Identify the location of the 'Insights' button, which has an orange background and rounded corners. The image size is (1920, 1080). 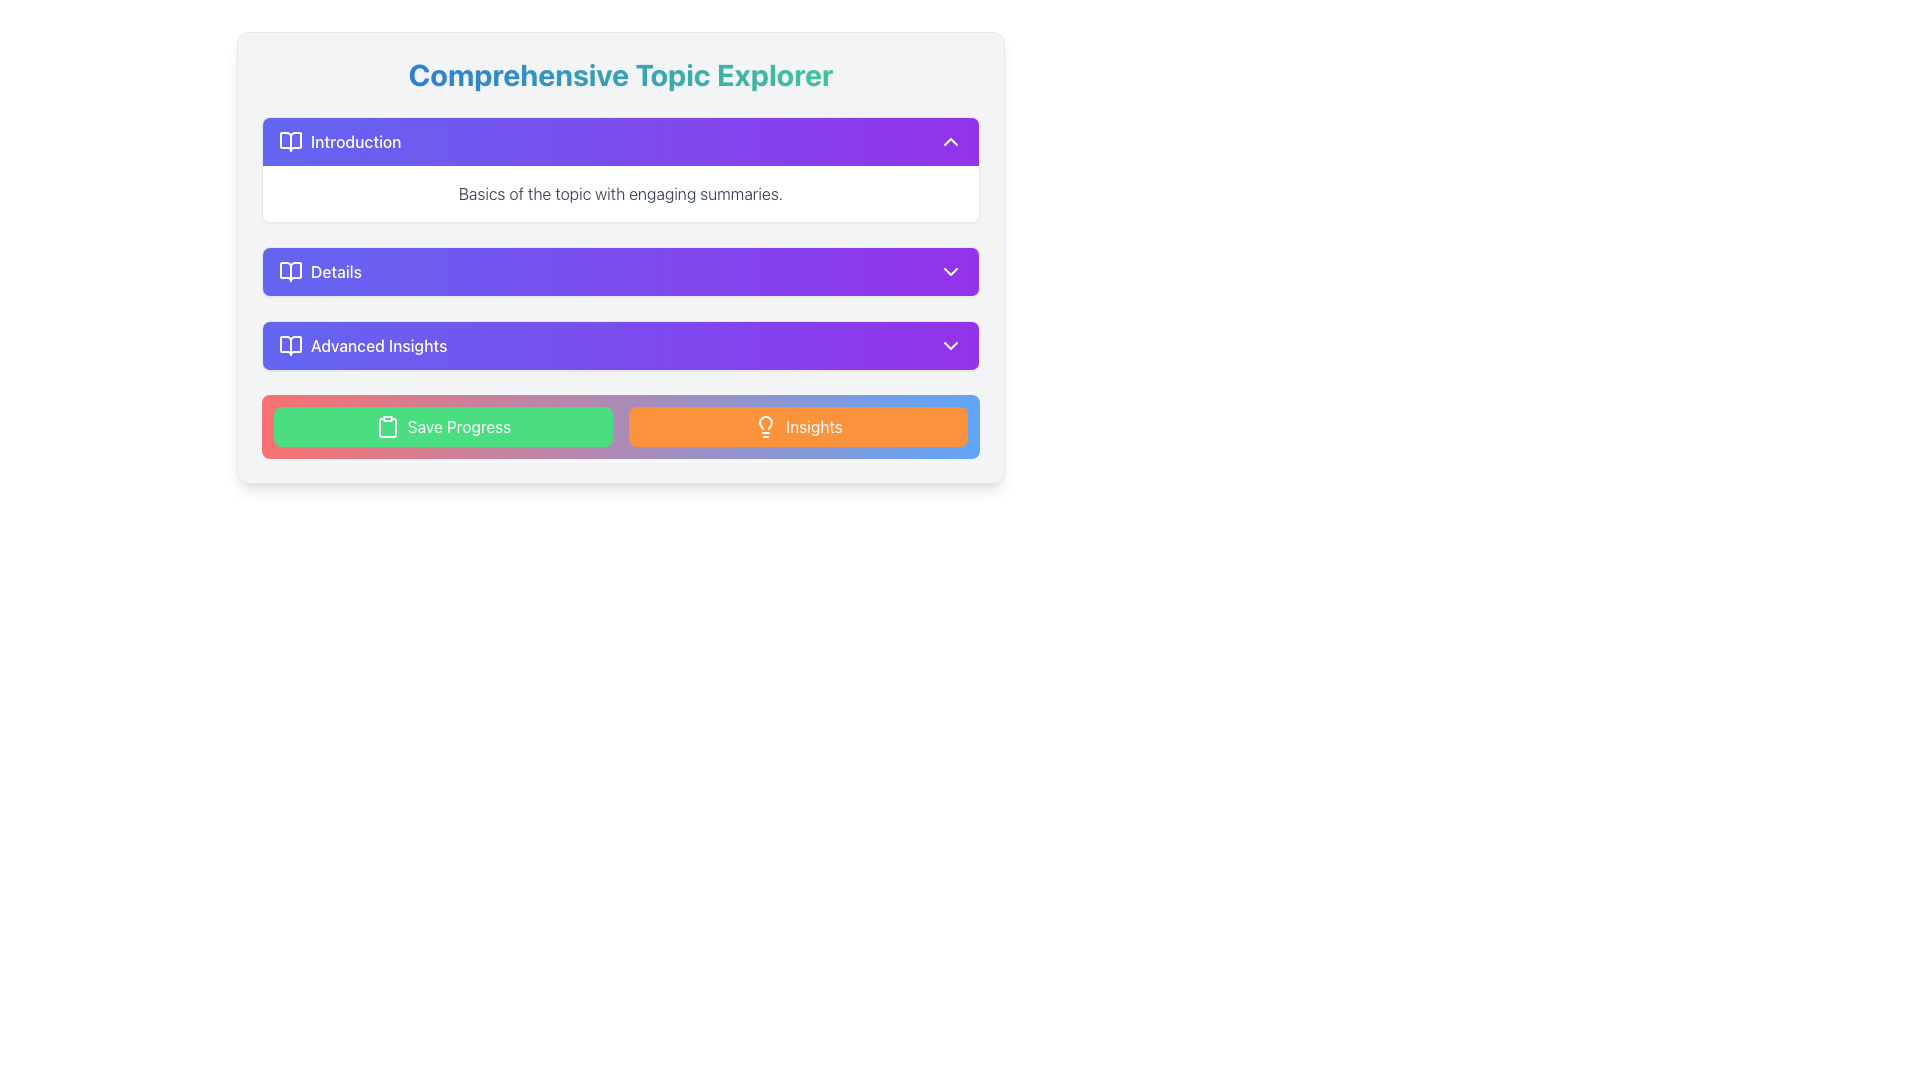
(797, 426).